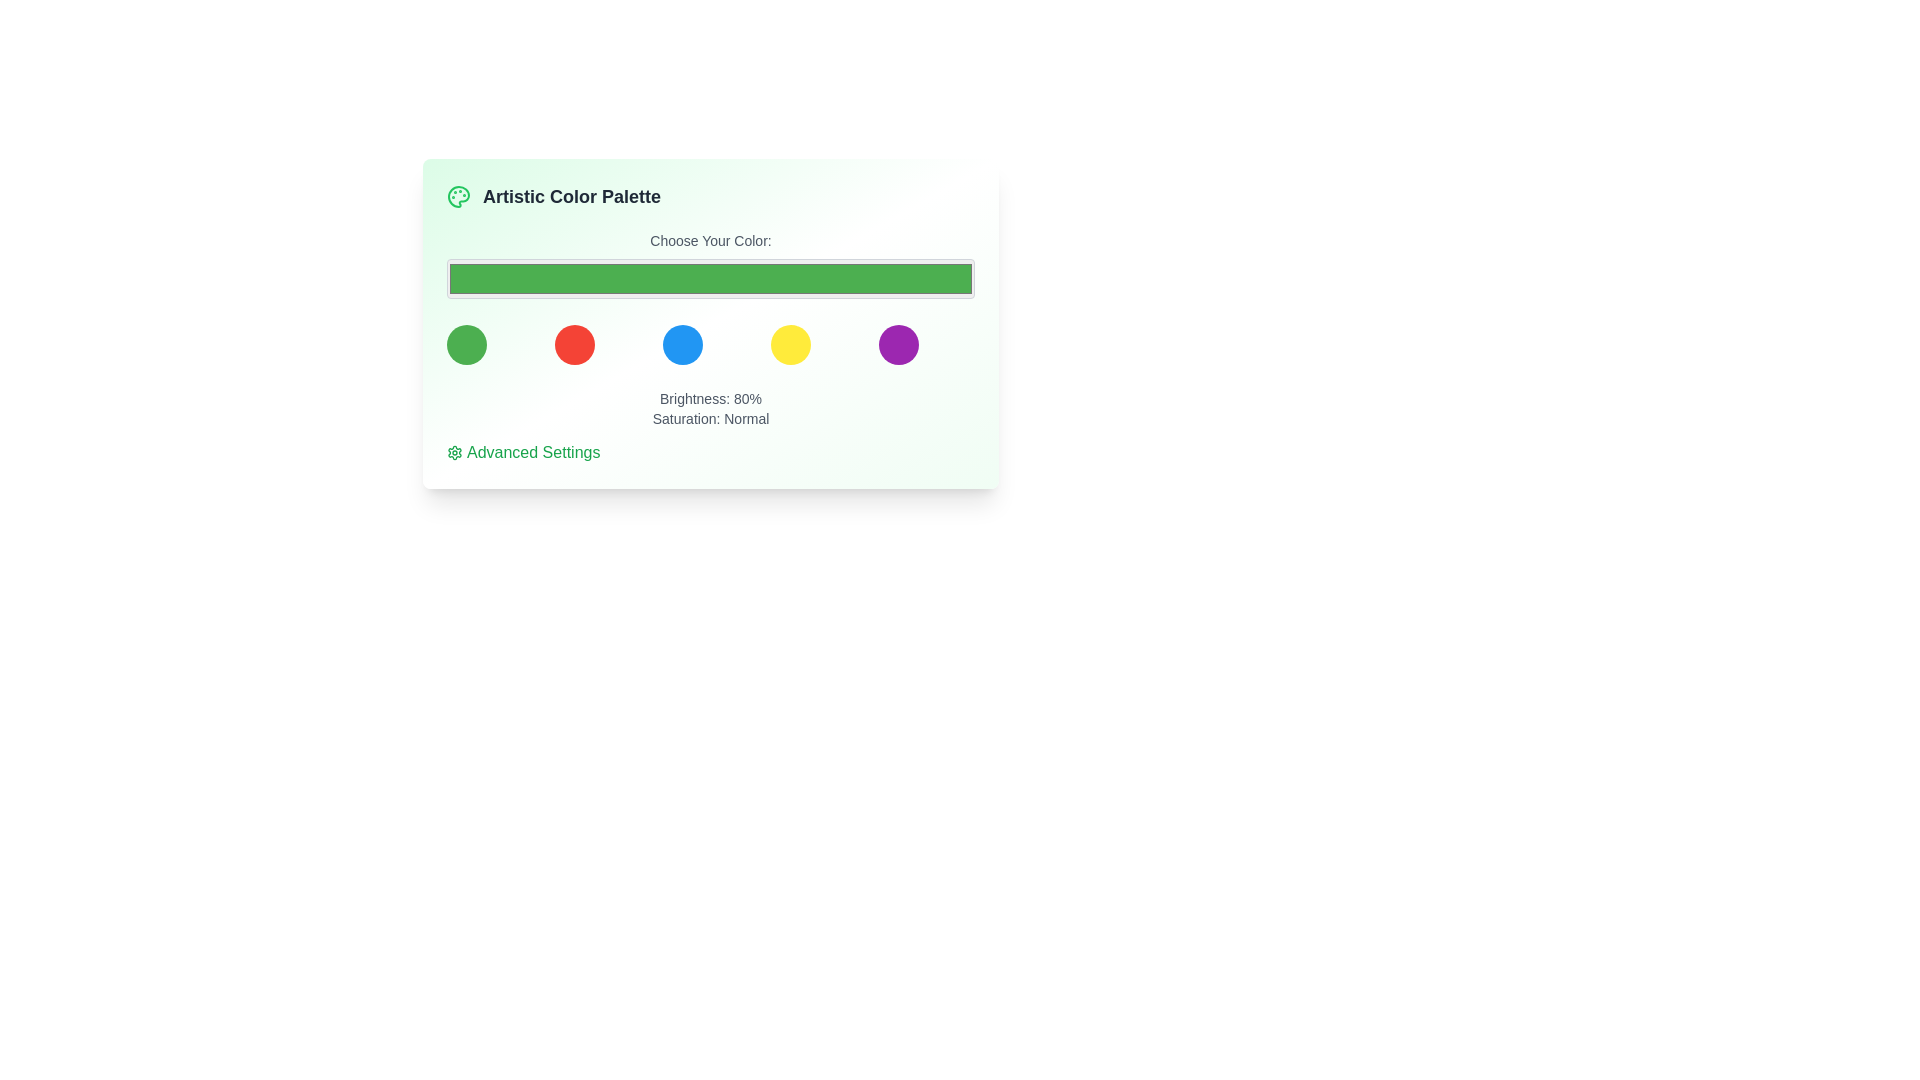 This screenshot has width=1920, height=1080. Describe the element at coordinates (458, 196) in the screenshot. I see `the small light green artist's palette icon located to the left of the 'Artistic Color Palette' title in the header section` at that location.